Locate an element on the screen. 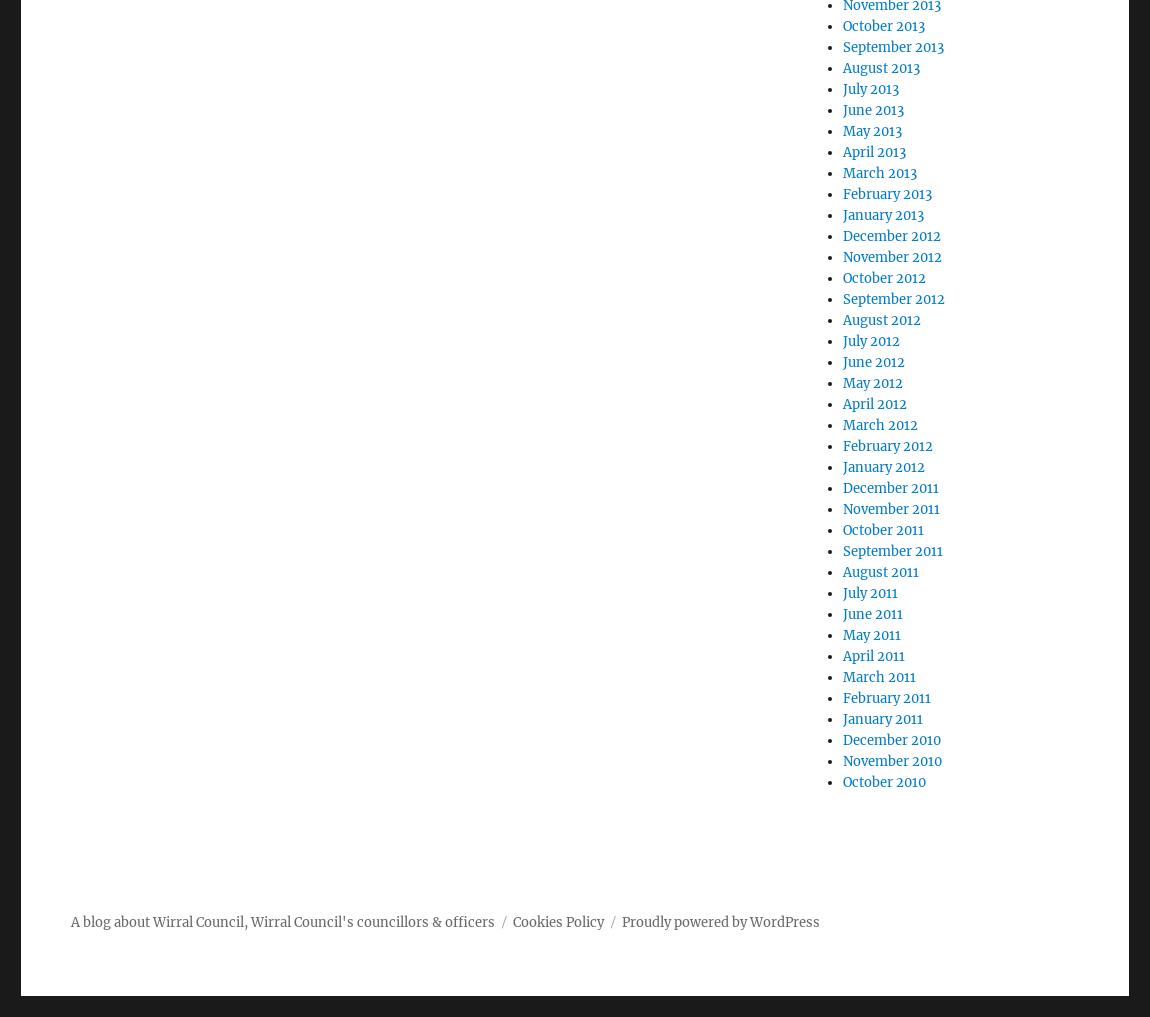 The height and width of the screenshot is (1017, 1150). 'February 2012' is located at coordinates (888, 446).